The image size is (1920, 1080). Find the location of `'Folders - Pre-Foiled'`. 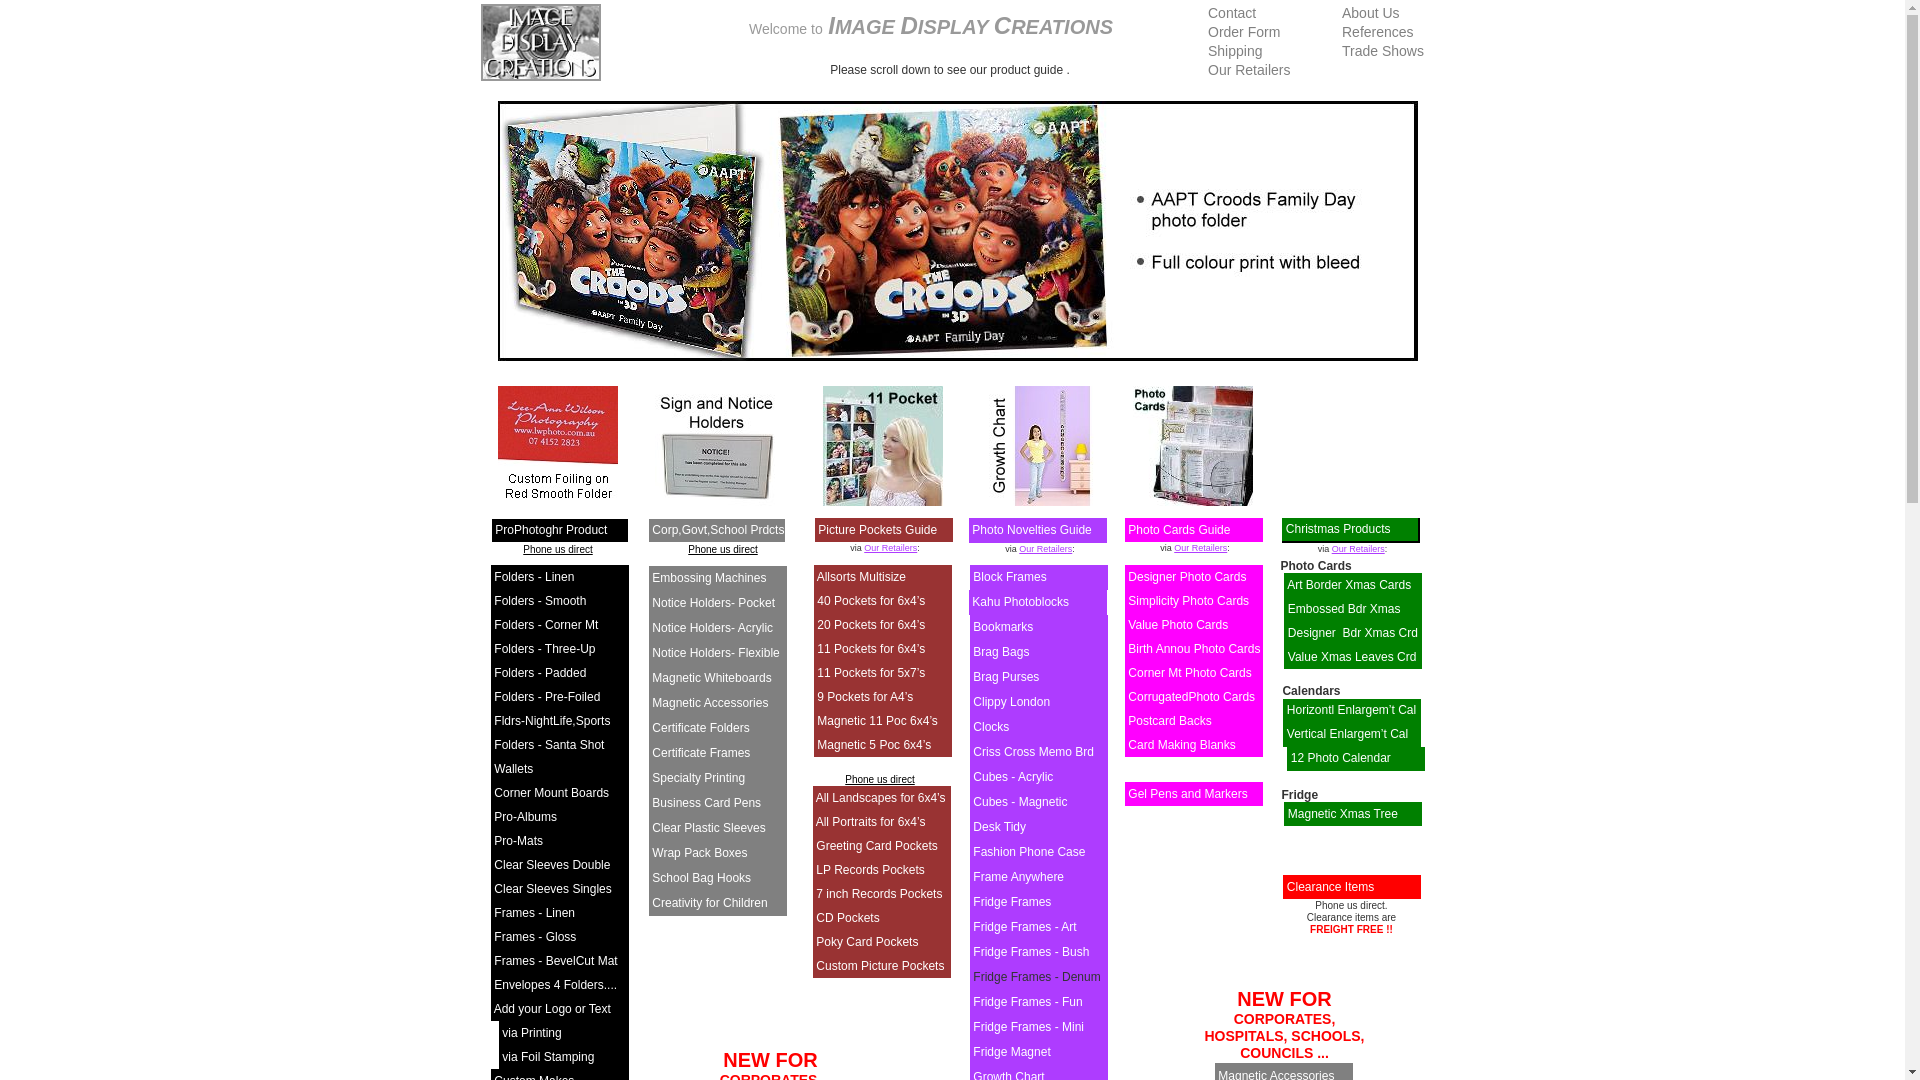

'Folders - Pre-Foiled' is located at coordinates (547, 696).